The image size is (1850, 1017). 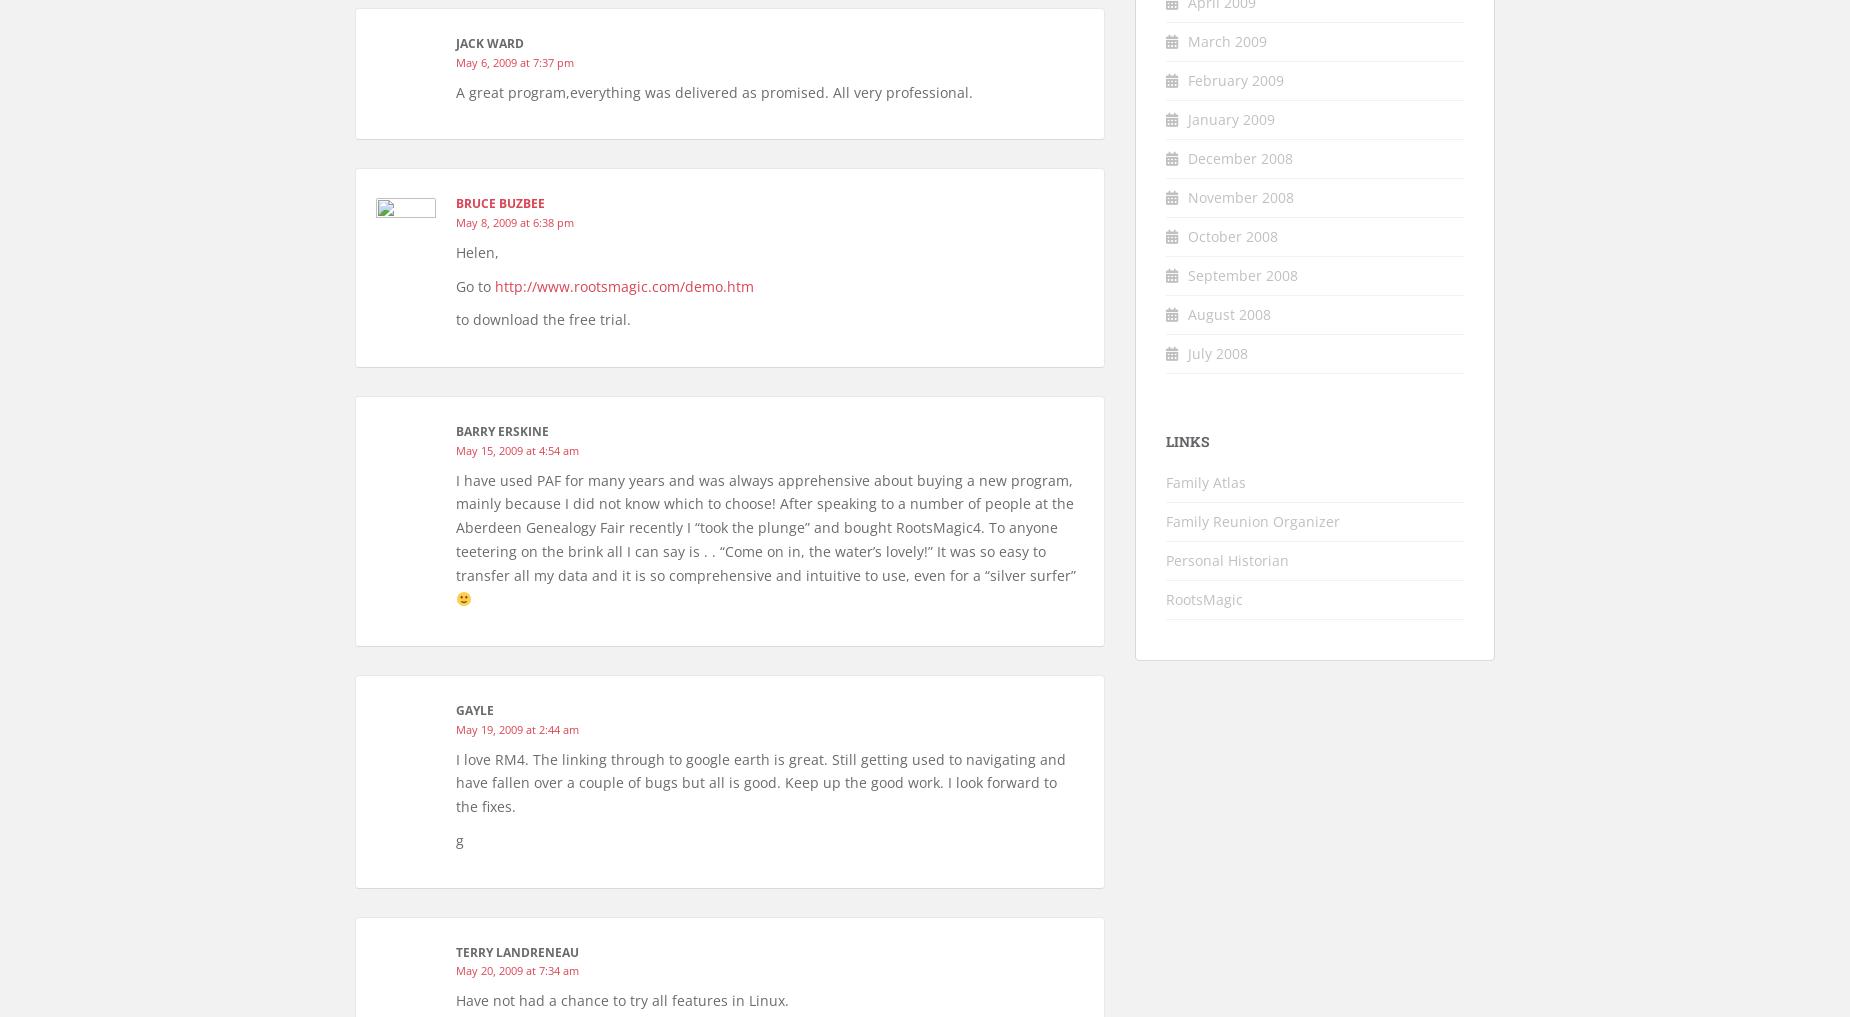 What do you see at coordinates (502, 431) in the screenshot?
I see `'Barry Erskine'` at bounding box center [502, 431].